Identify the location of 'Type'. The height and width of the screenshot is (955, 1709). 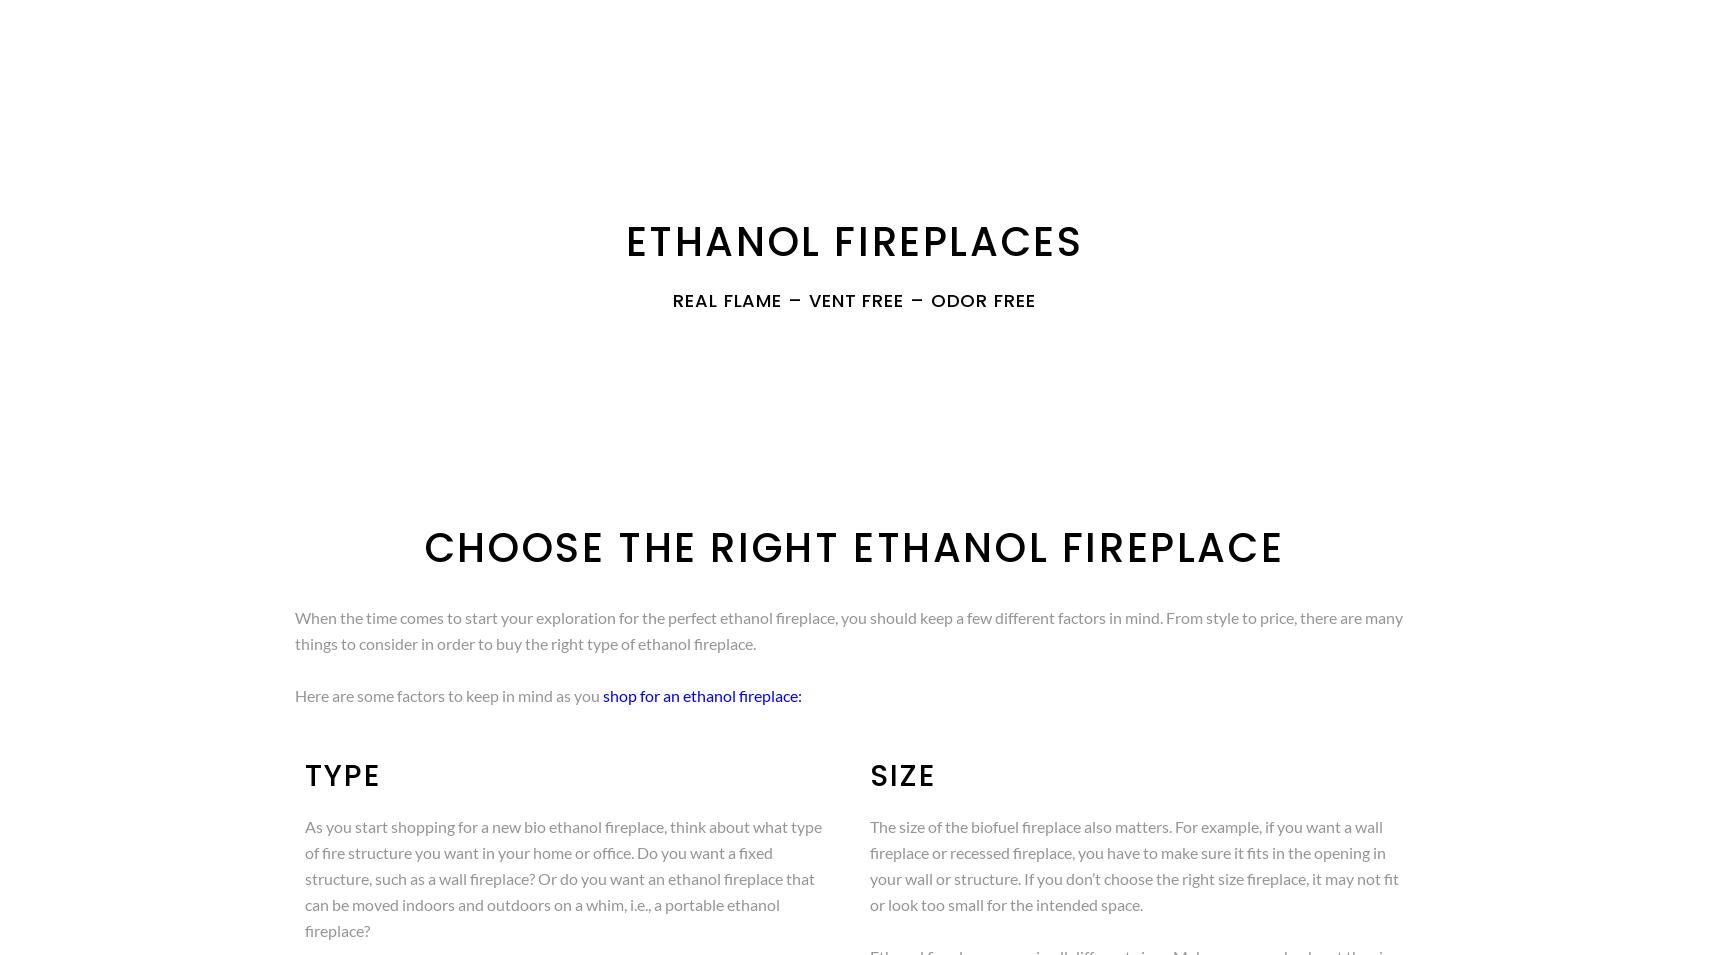
(340, 775).